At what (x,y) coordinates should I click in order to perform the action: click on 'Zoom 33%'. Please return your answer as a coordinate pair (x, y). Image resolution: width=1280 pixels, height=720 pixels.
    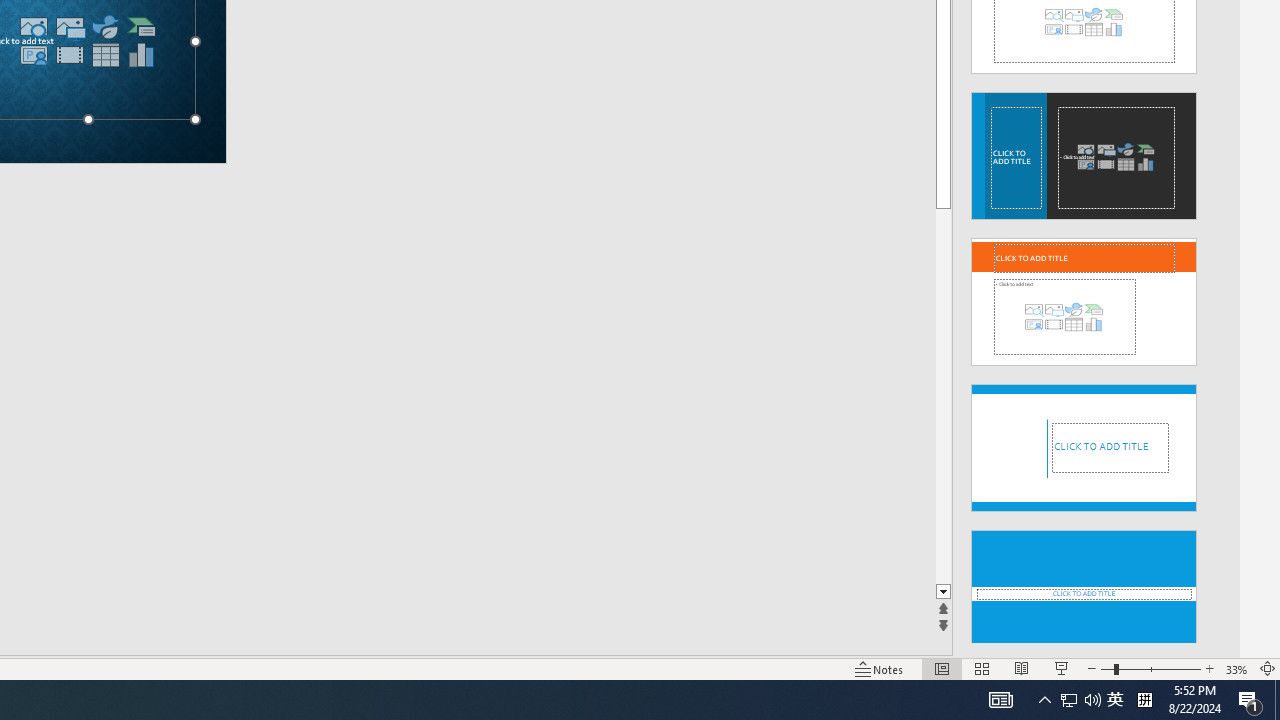
    Looking at the image, I should click on (1236, 669).